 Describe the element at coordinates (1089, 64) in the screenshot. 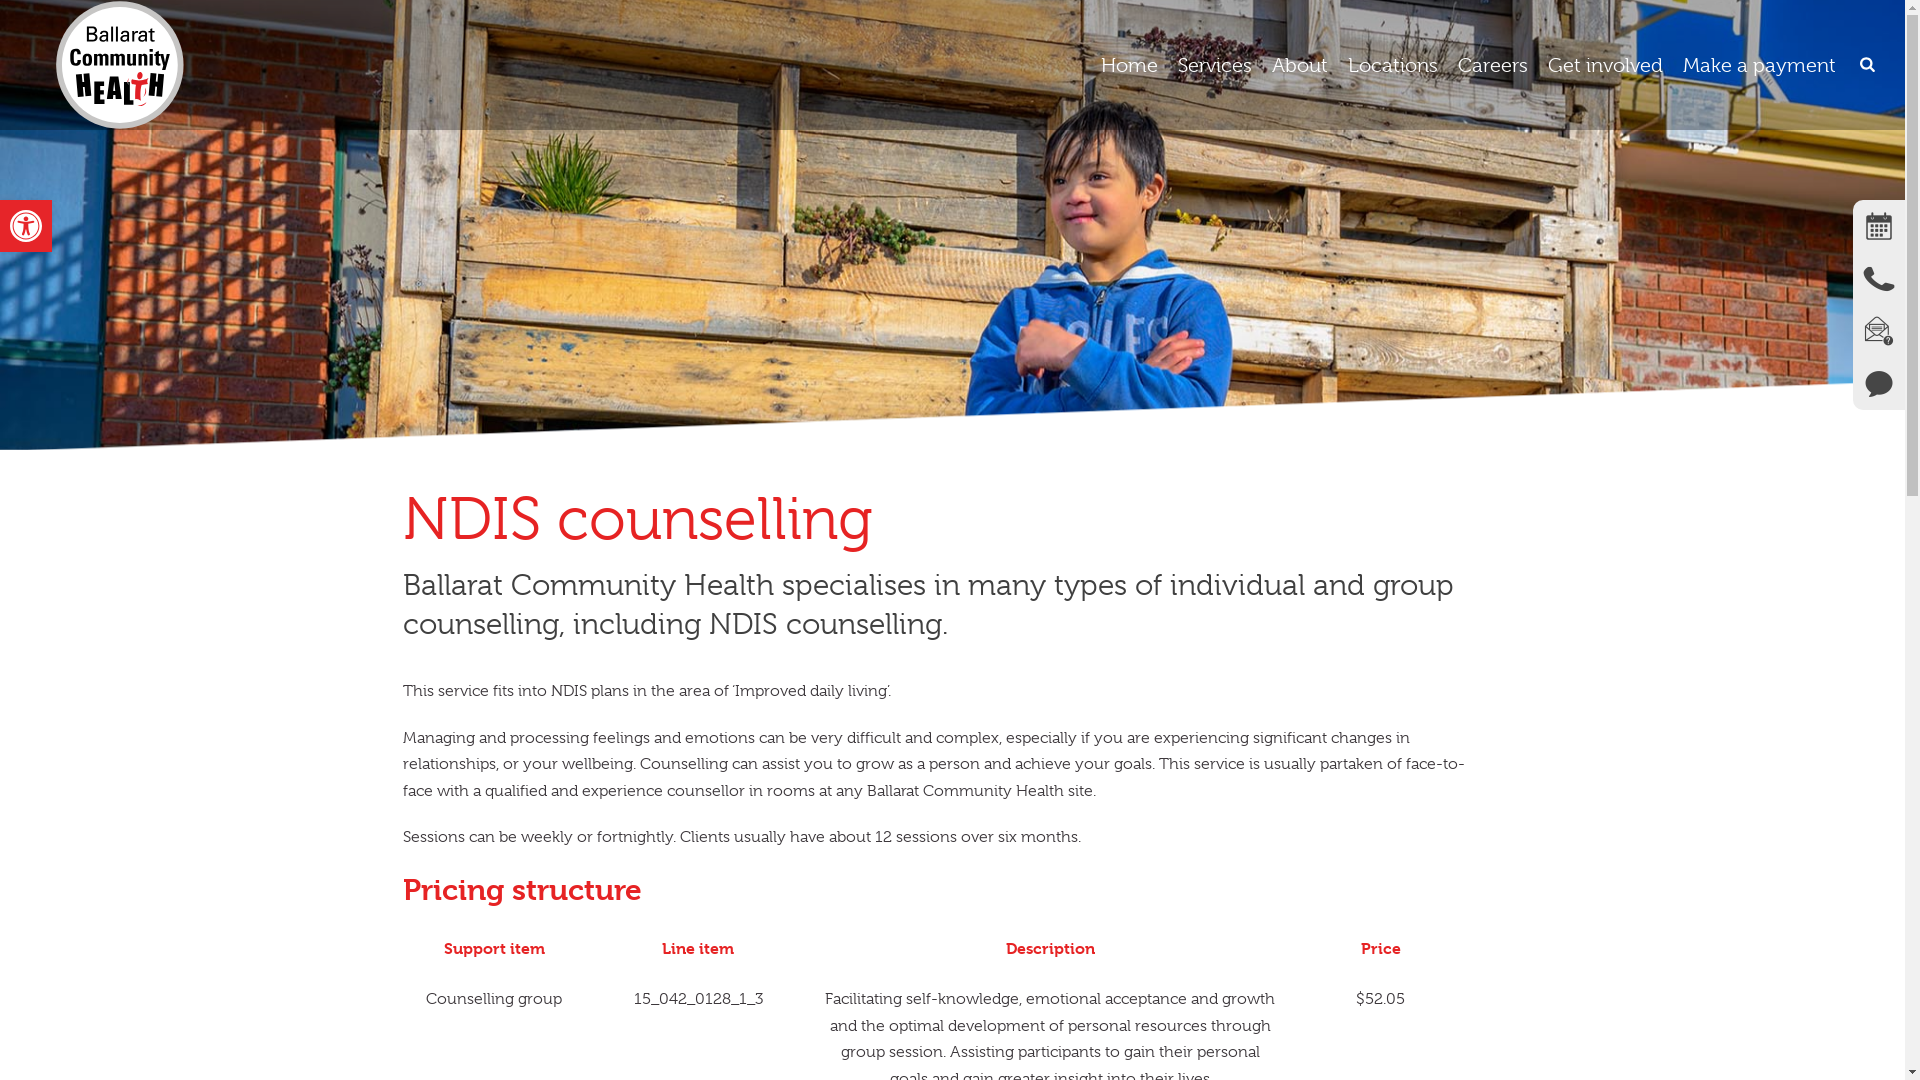

I see `'Home'` at that location.